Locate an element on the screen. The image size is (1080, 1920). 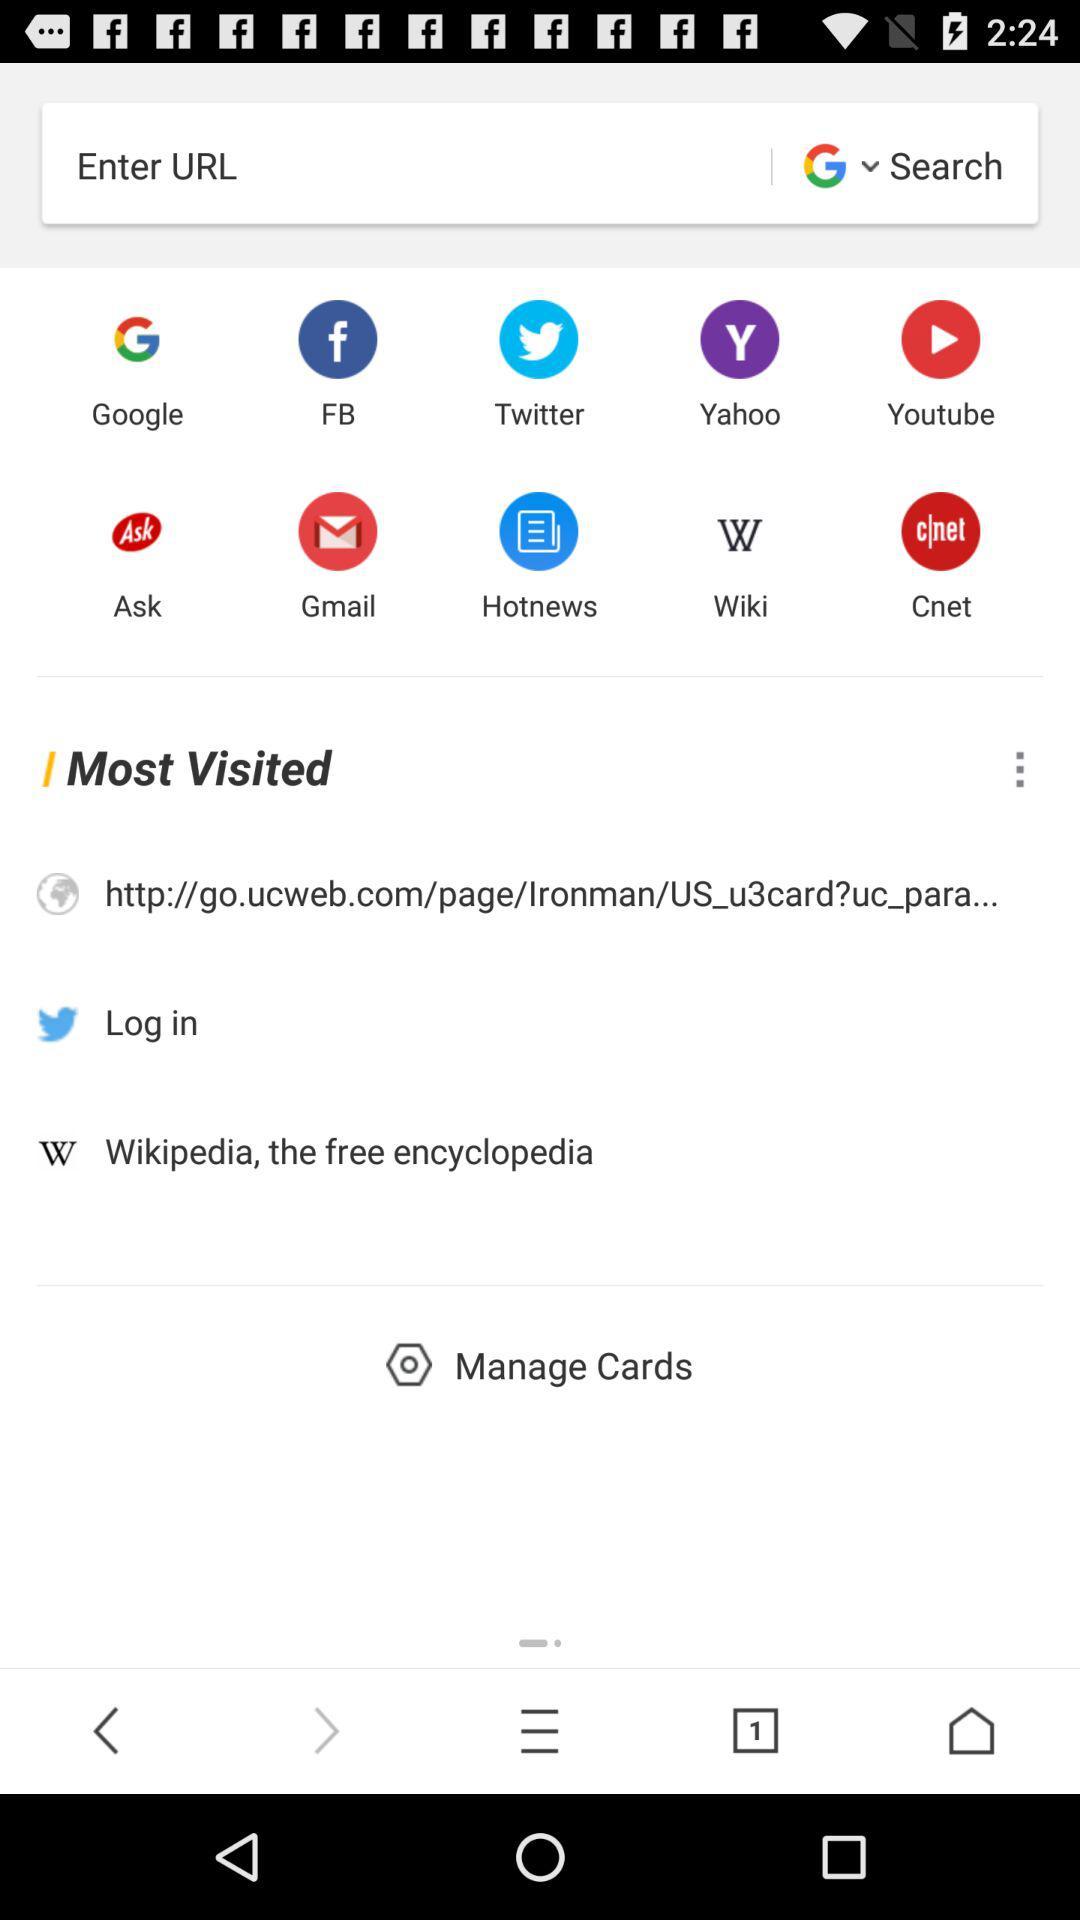
show options about most visited sites is located at coordinates (1019, 768).